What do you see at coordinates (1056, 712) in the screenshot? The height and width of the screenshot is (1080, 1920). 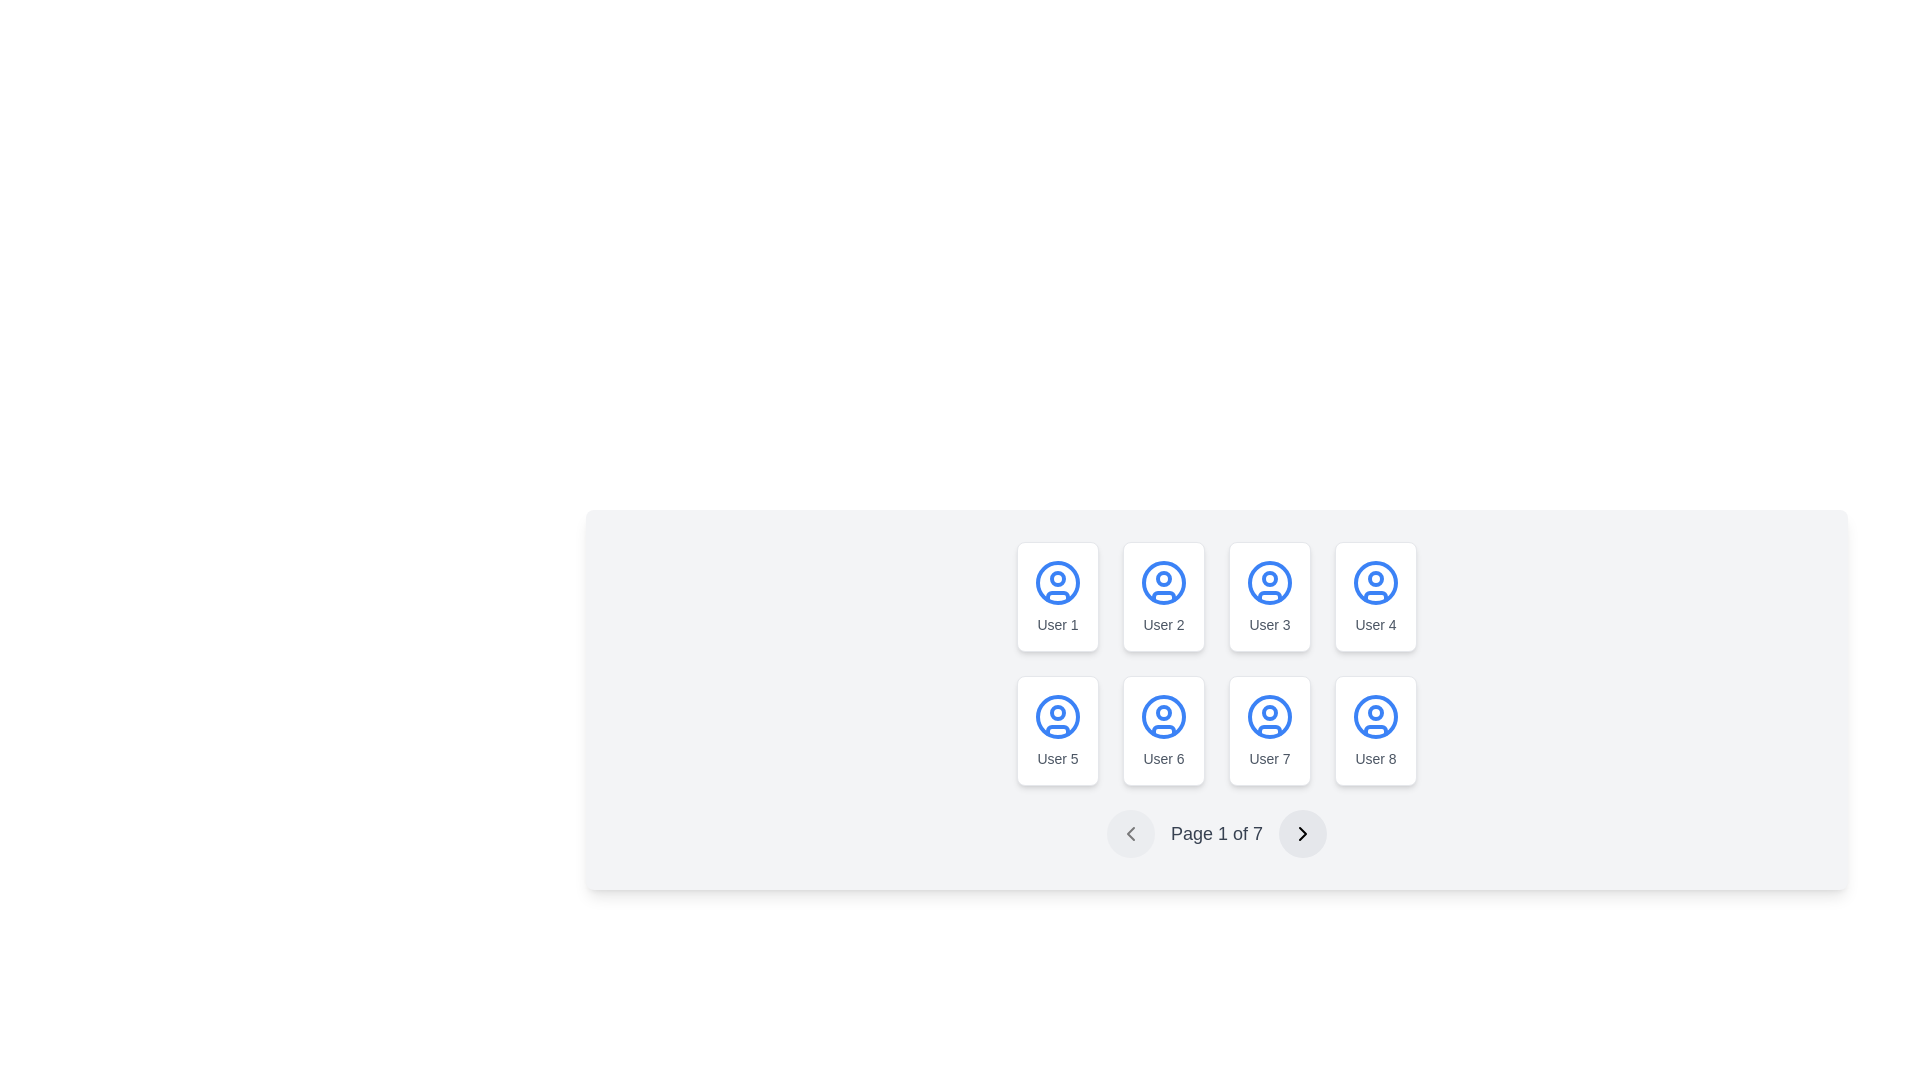 I see `the circular user icon at the top center of the 'User 5' card, which is located in the second row, first column of the card grid` at bounding box center [1056, 712].